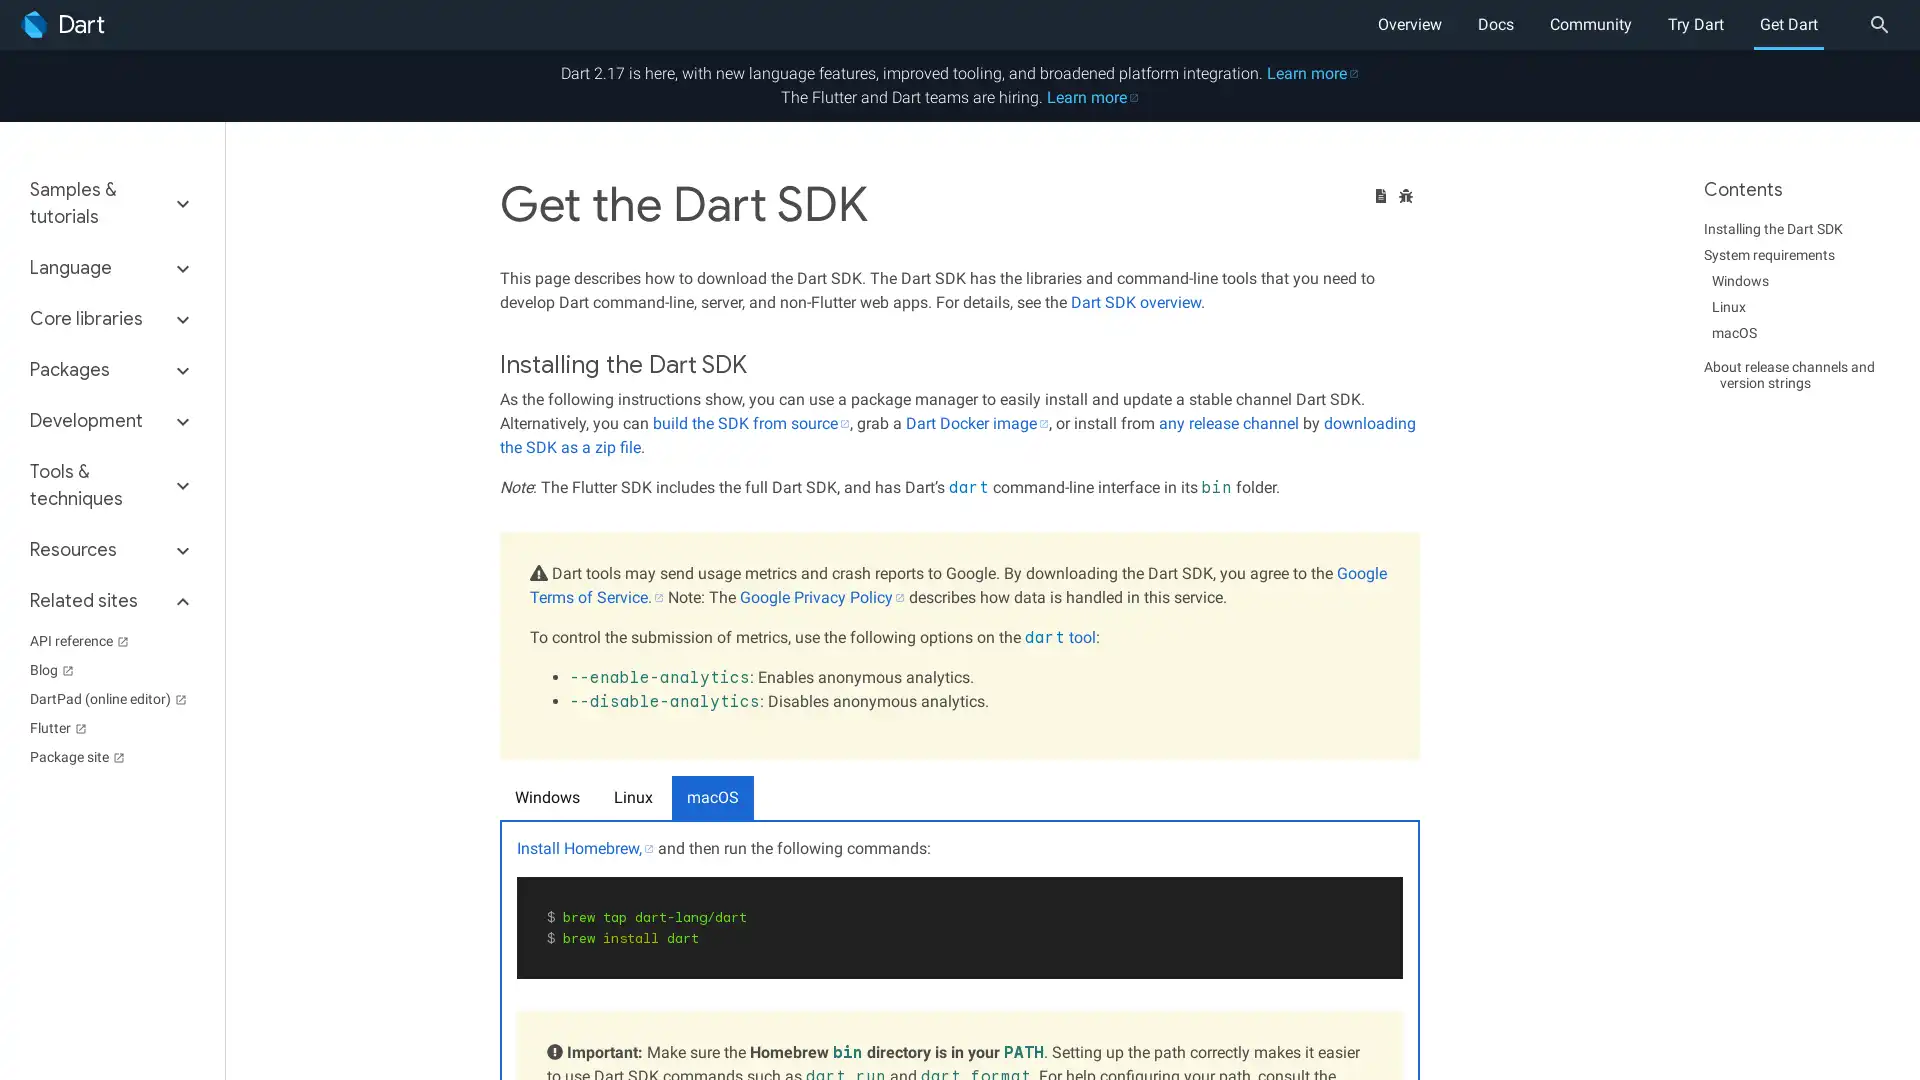  I want to click on Related sites keyboard_arrow_down, so click(111, 600).